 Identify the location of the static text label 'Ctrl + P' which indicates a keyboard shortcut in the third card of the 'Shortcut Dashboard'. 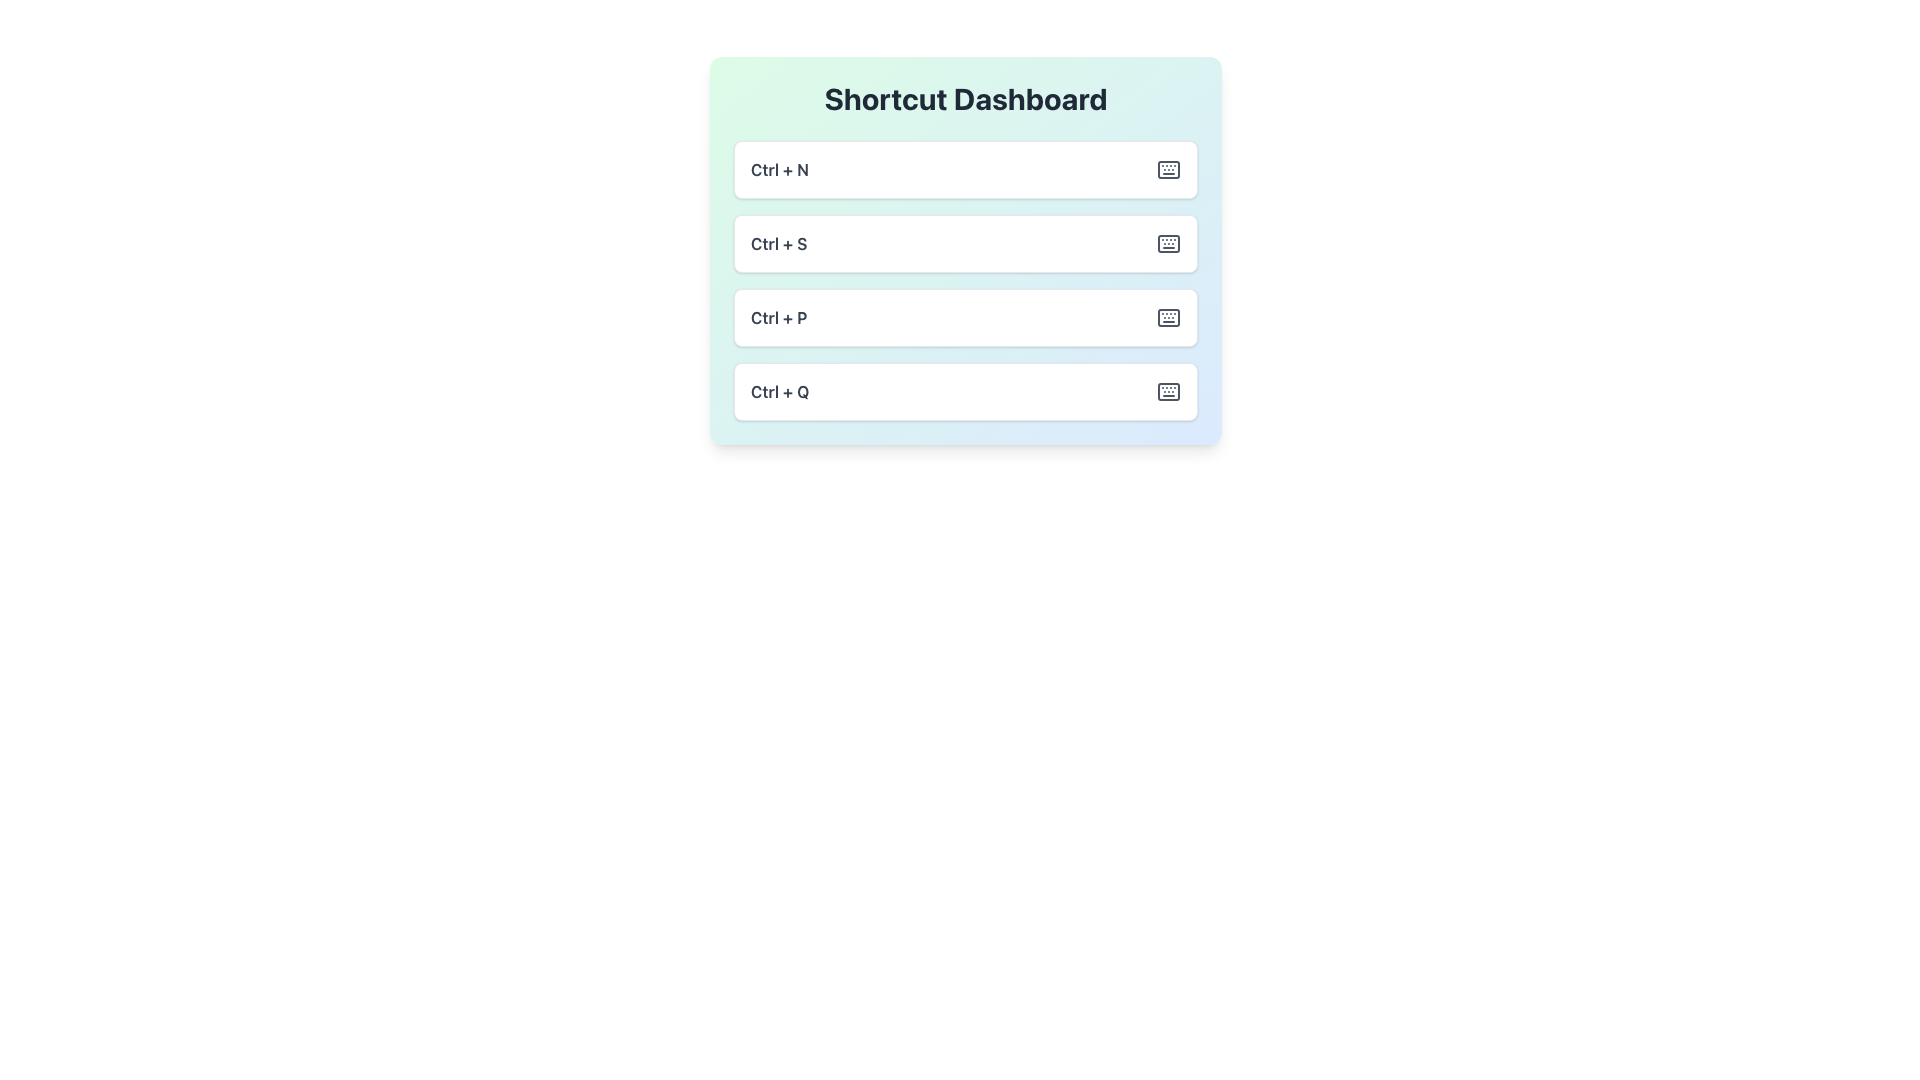
(778, 316).